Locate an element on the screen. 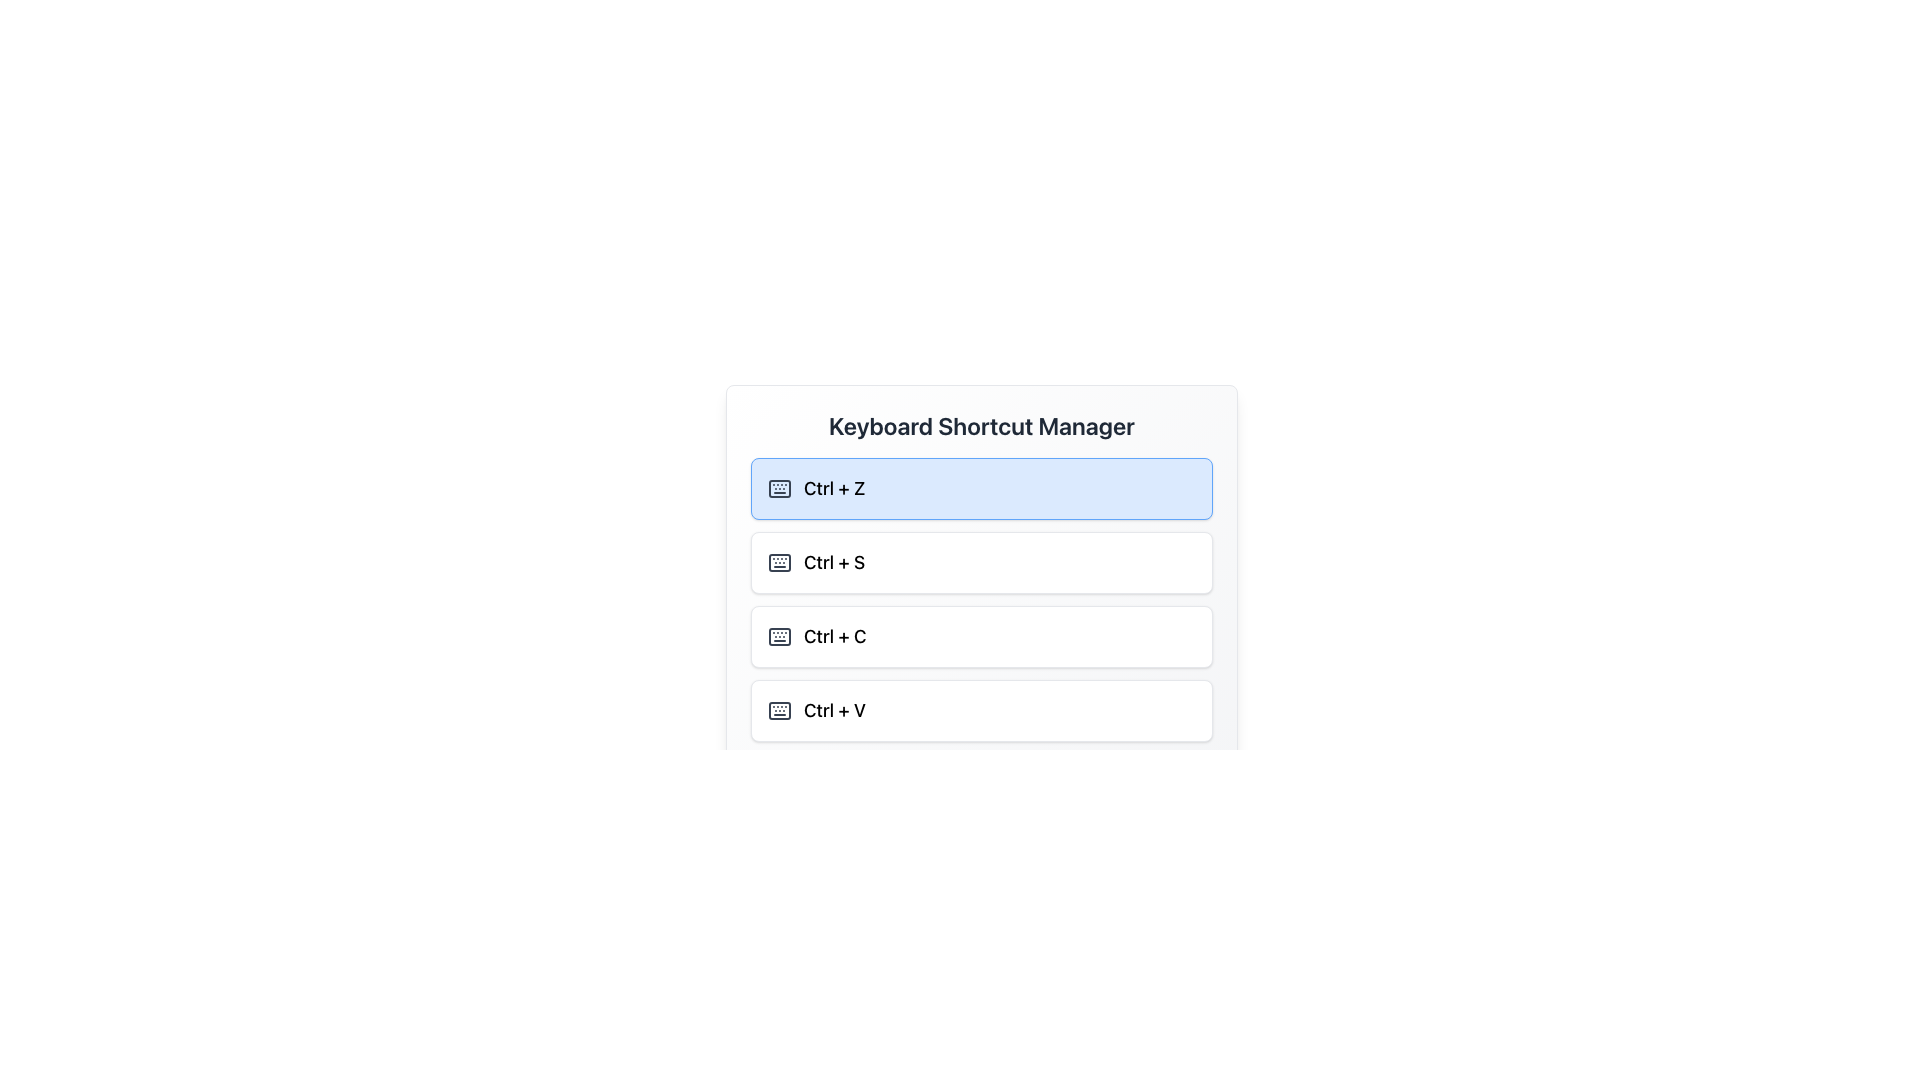 The width and height of the screenshot is (1920, 1080). the keyboard icon located to the left of the text 'Ctrl + V' in the 'Keyboard Shortcut Manager' interface is located at coordinates (778, 709).